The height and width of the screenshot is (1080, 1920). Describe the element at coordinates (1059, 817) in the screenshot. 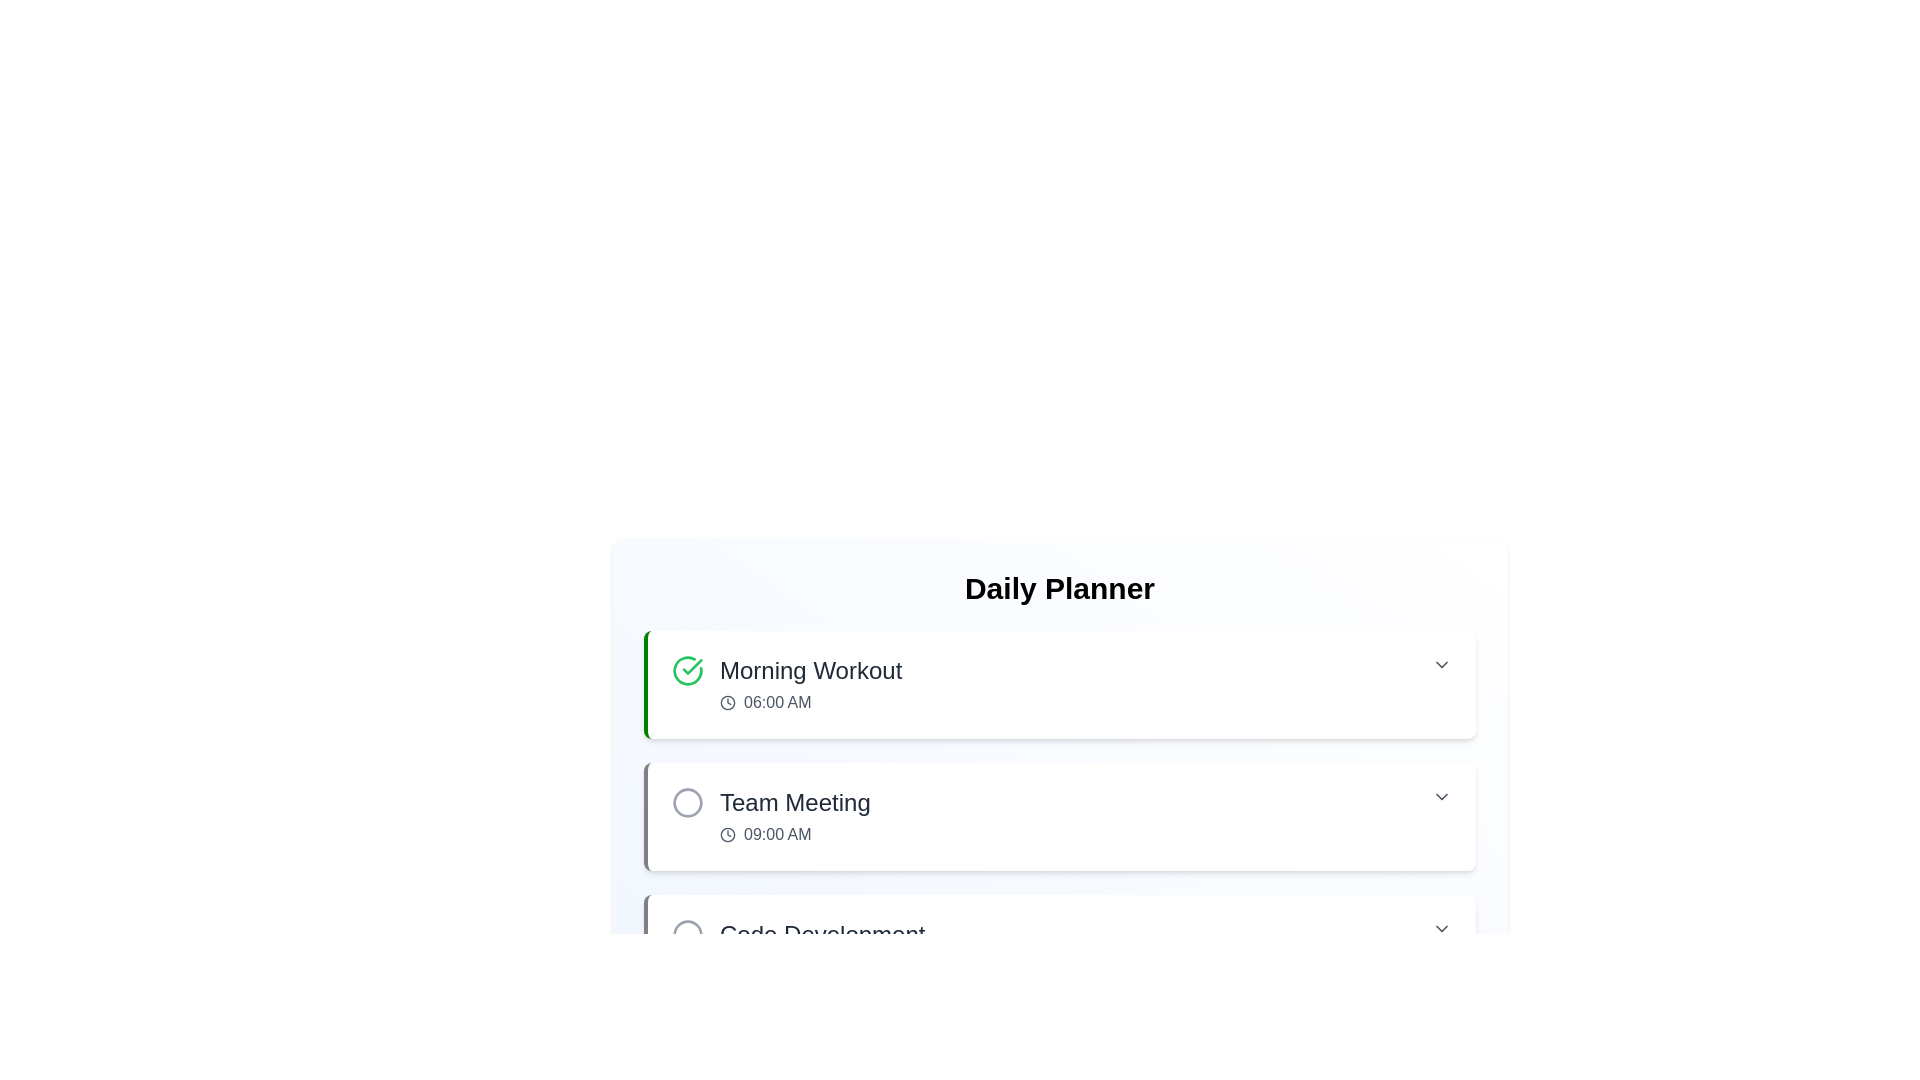

I see `the 'Team Meeting' list item in the daily planner` at that location.